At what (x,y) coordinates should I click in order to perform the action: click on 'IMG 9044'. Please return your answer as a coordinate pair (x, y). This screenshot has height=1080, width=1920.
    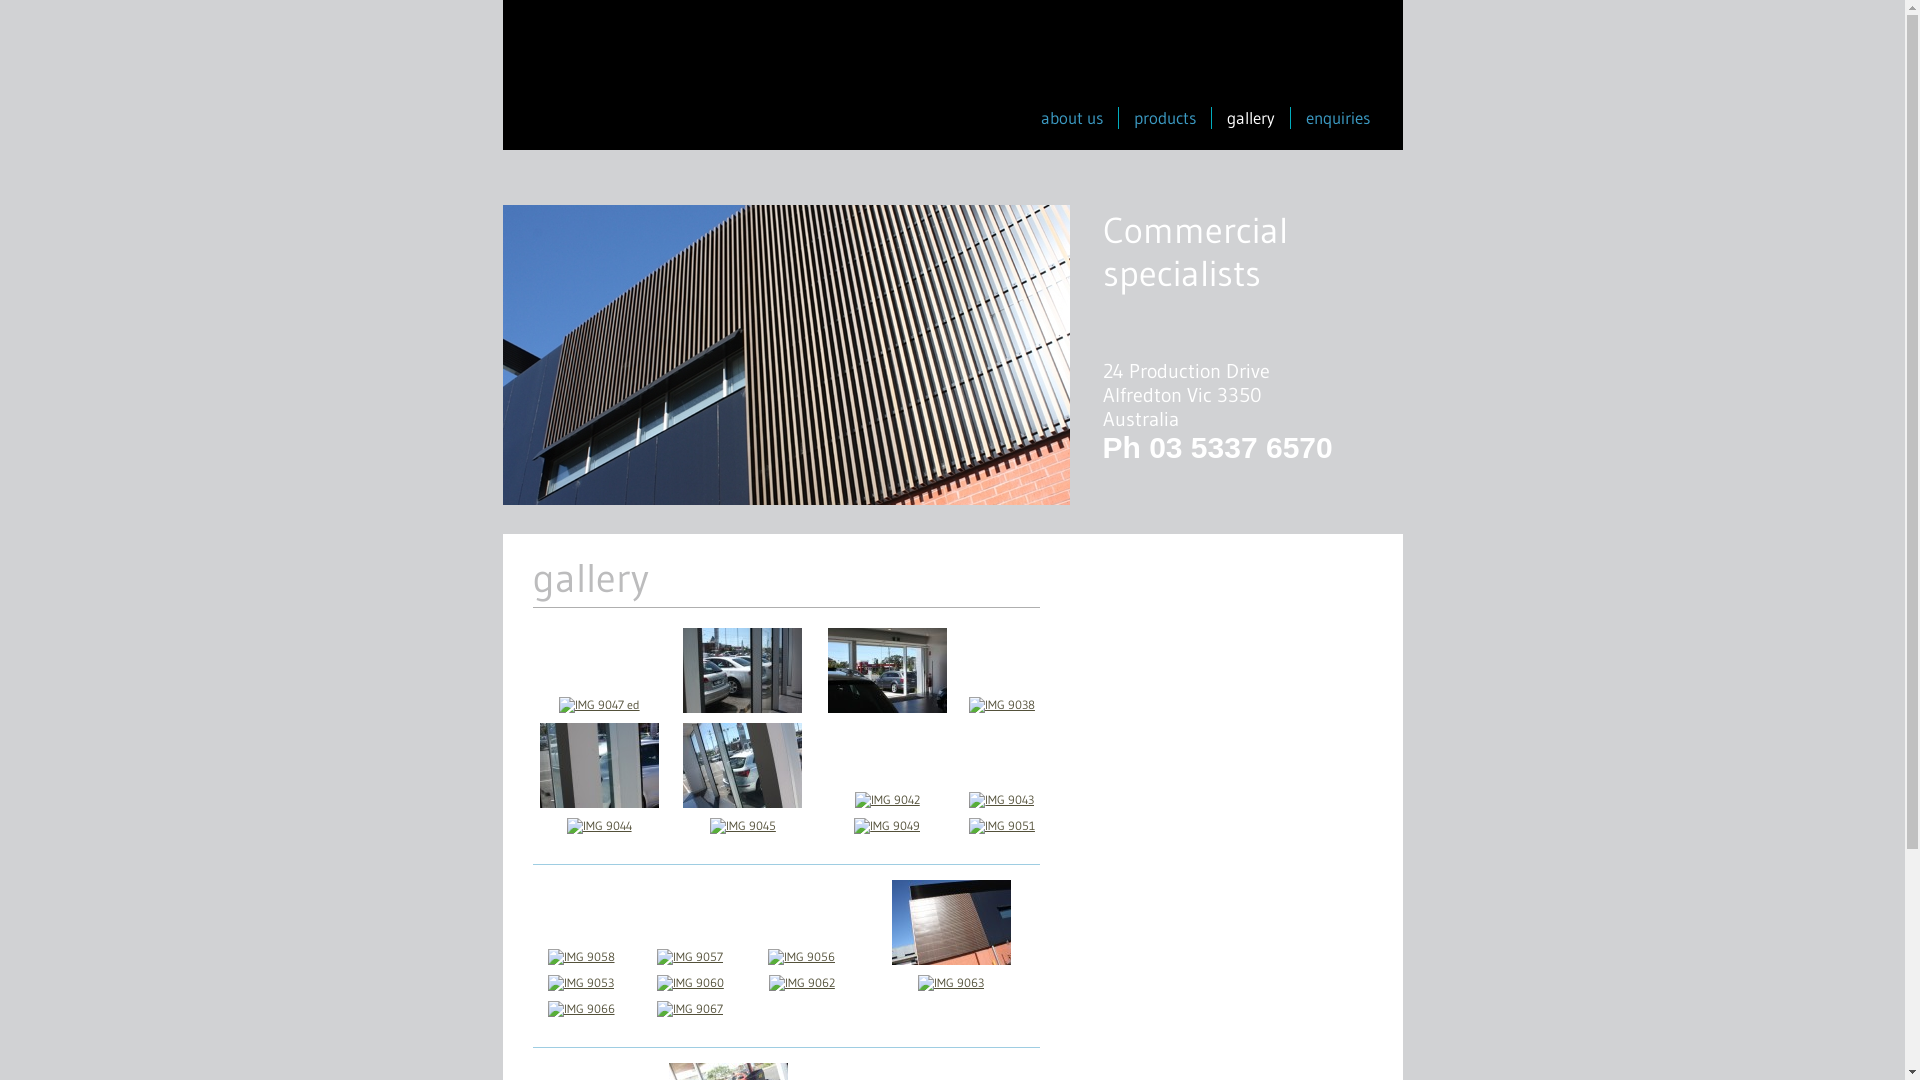
    Looking at the image, I should click on (598, 826).